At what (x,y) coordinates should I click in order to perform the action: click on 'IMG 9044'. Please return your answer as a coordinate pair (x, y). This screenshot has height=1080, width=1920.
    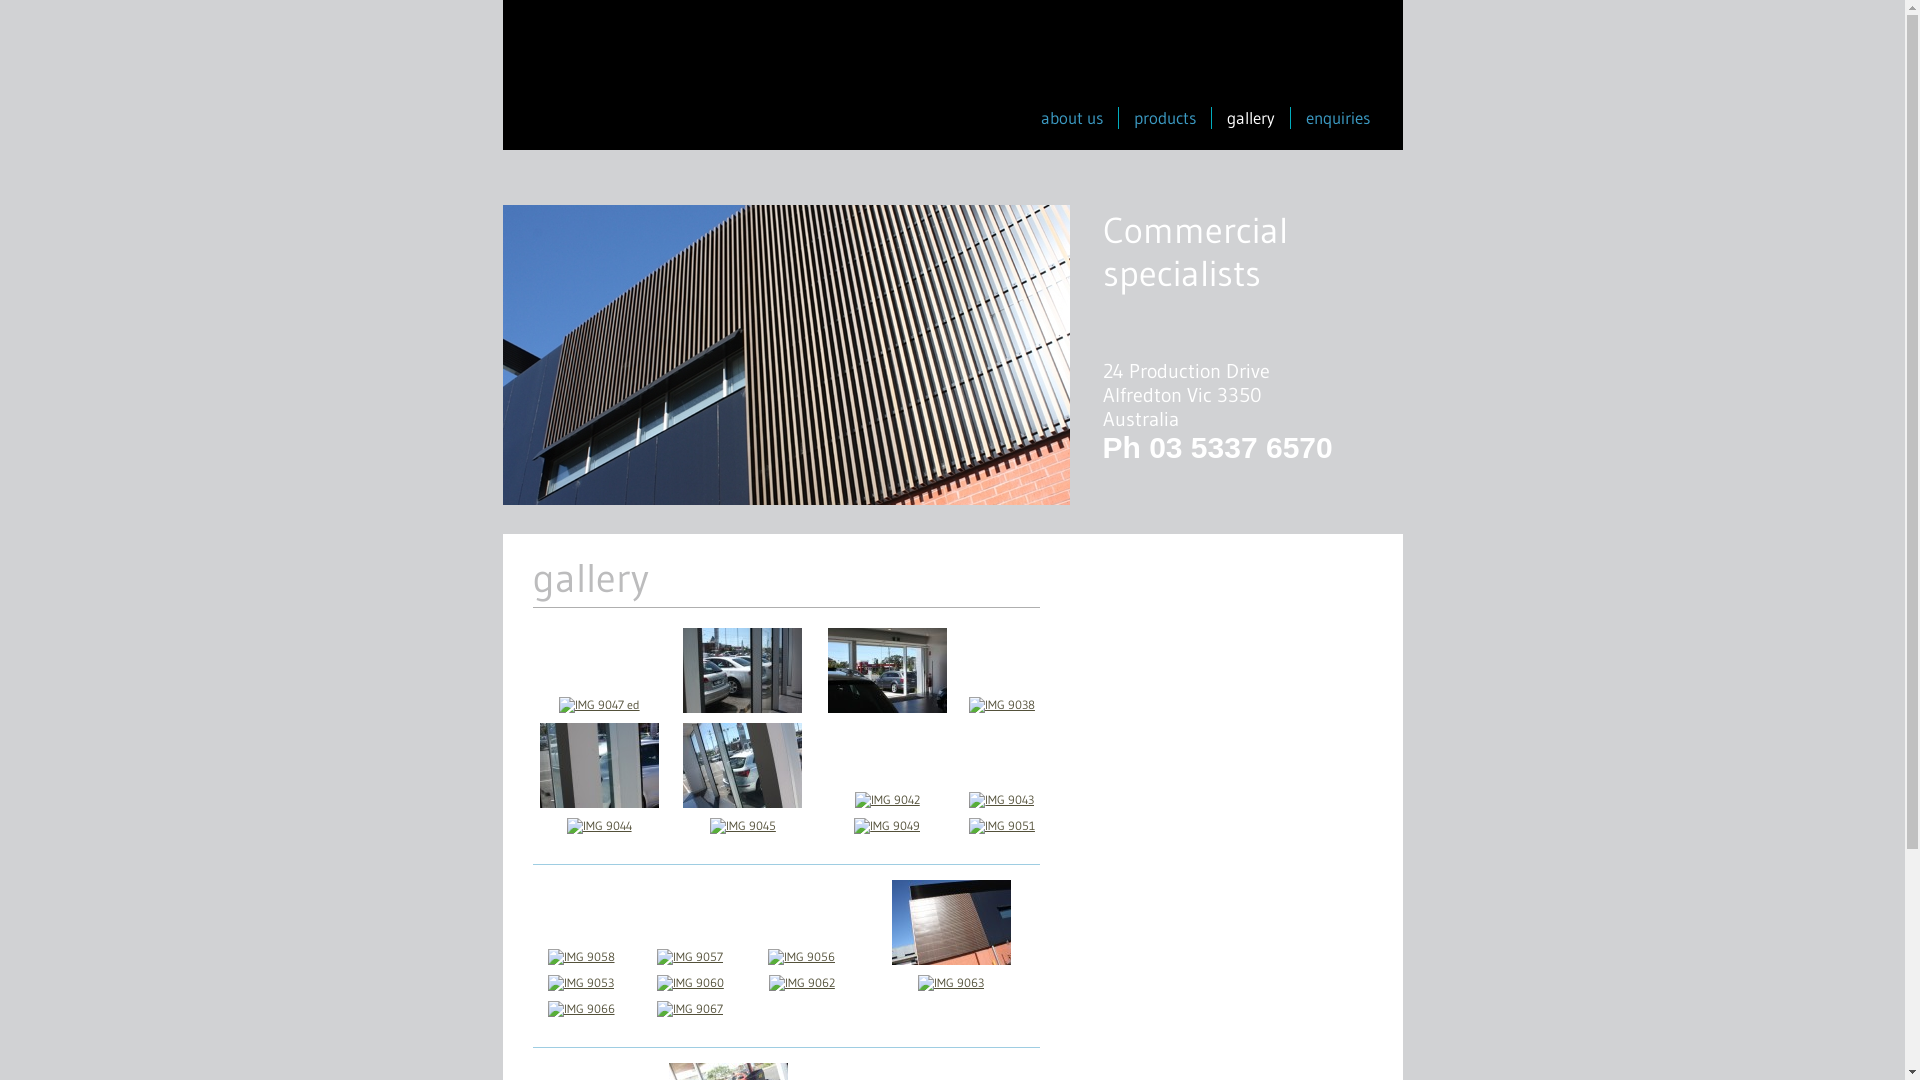
    Looking at the image, I should click on (598, 826).